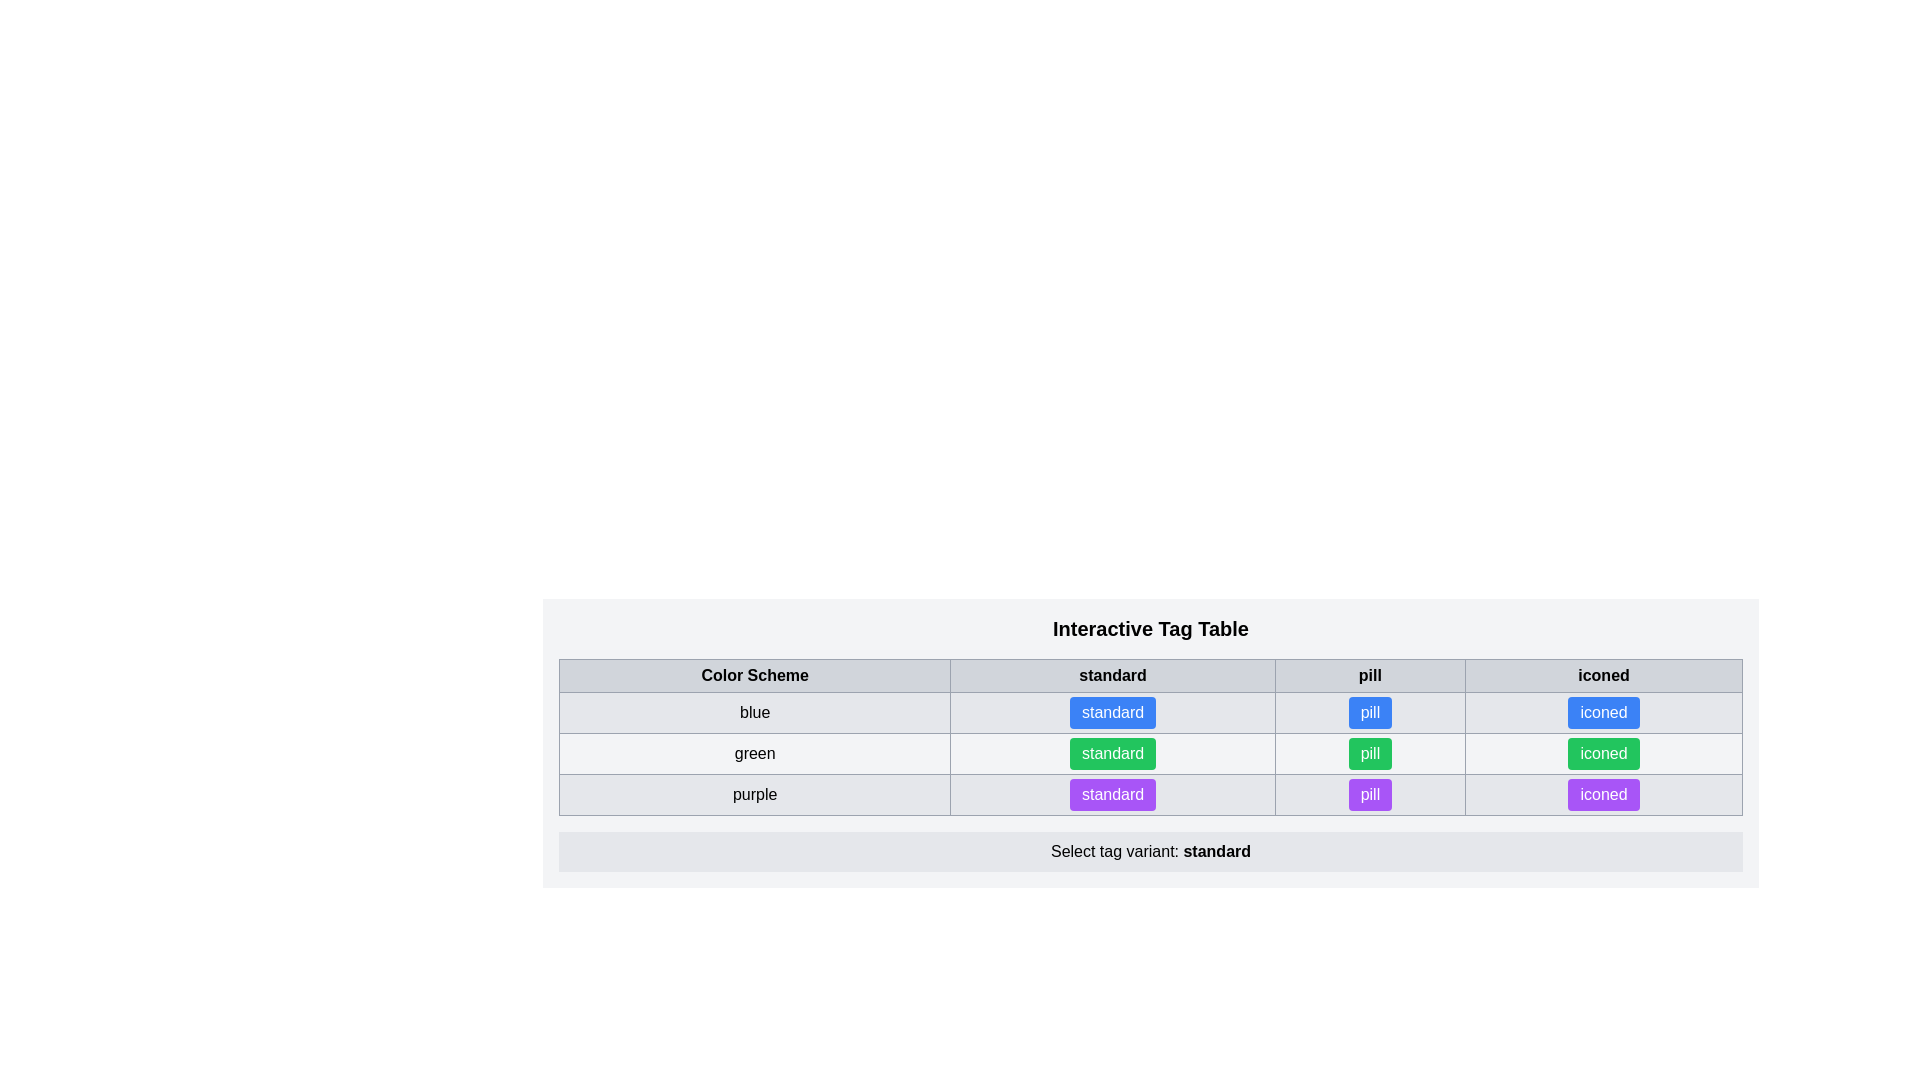 The width and height of the screenshot is (1920, 1080). I want to click on the static Text Label located under the 'Interactive Tag Table' section, to the right of 'Select tag variant:', so click(1216, 851).